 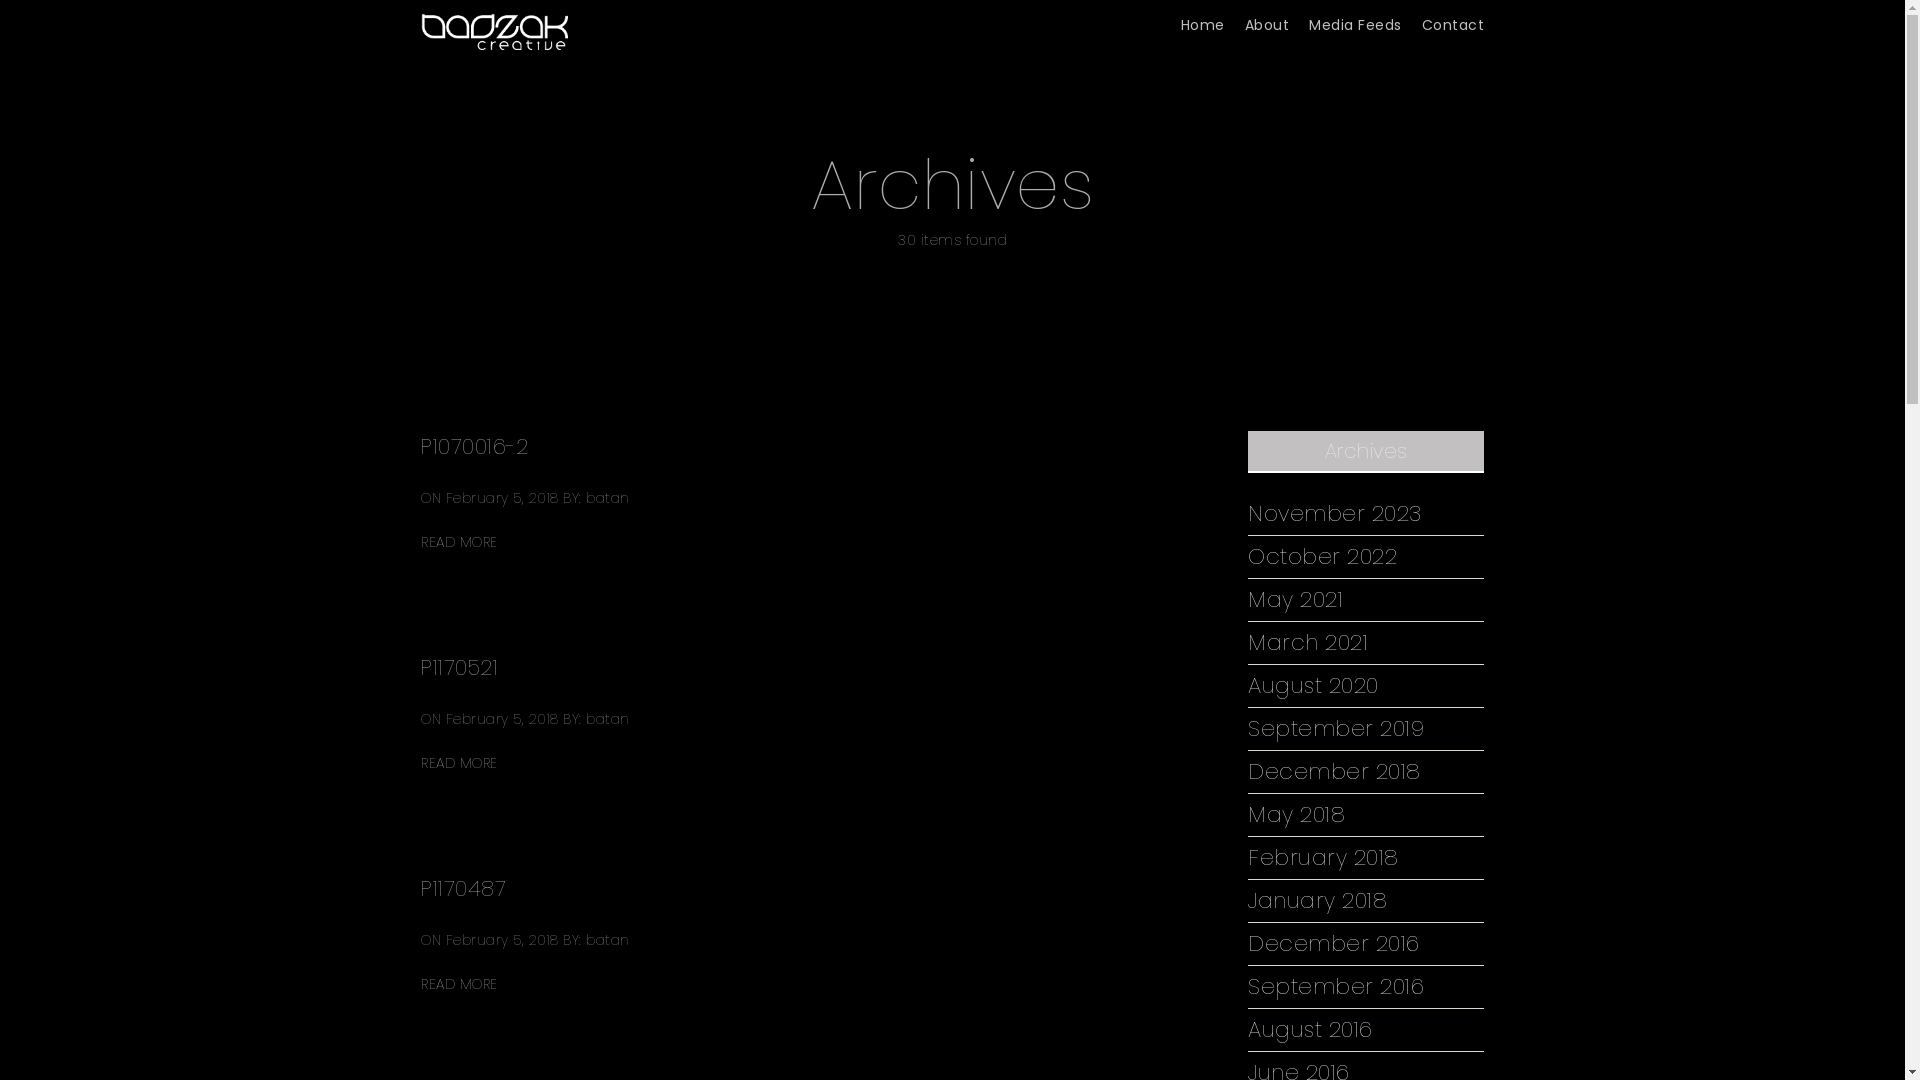 I want to click on 'October 2022', so click(x=1322, y=556).